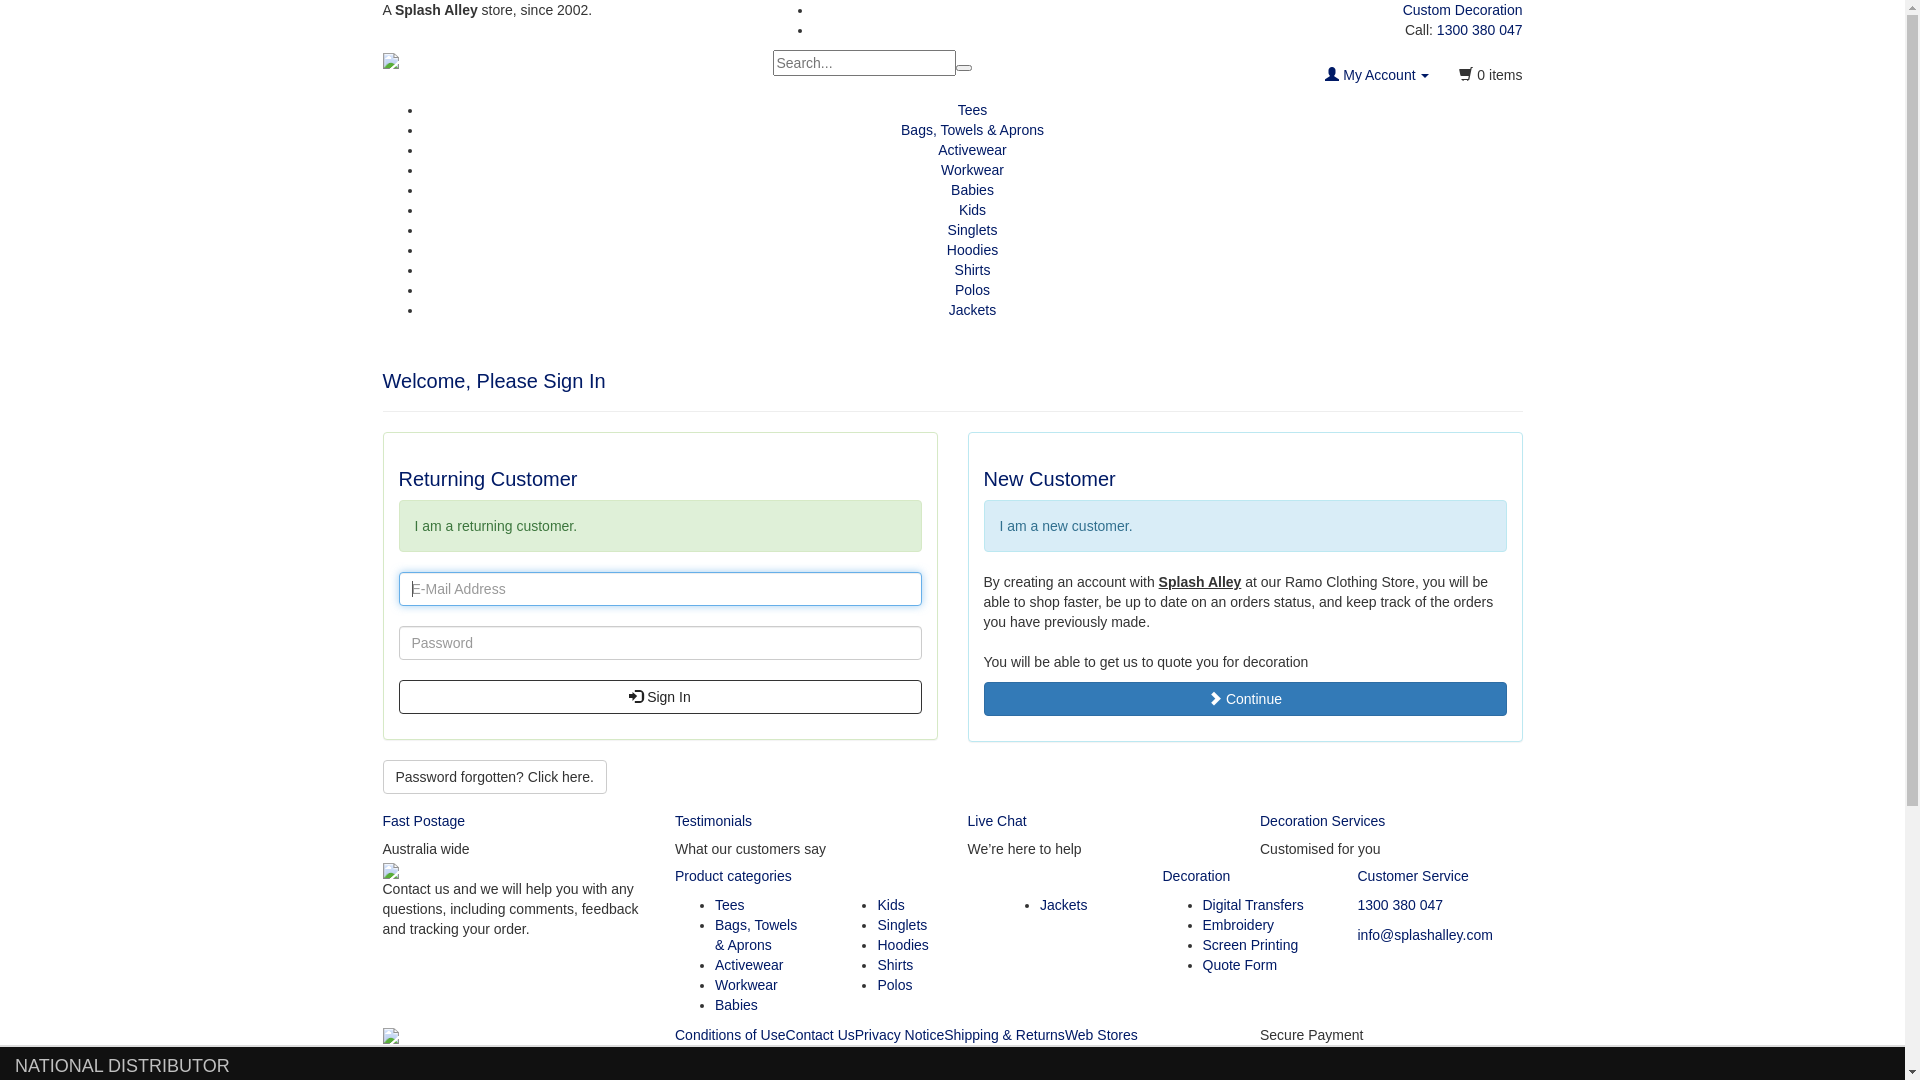  I want to click on 'Bags, Towels & Aprons', so click(754, 934).